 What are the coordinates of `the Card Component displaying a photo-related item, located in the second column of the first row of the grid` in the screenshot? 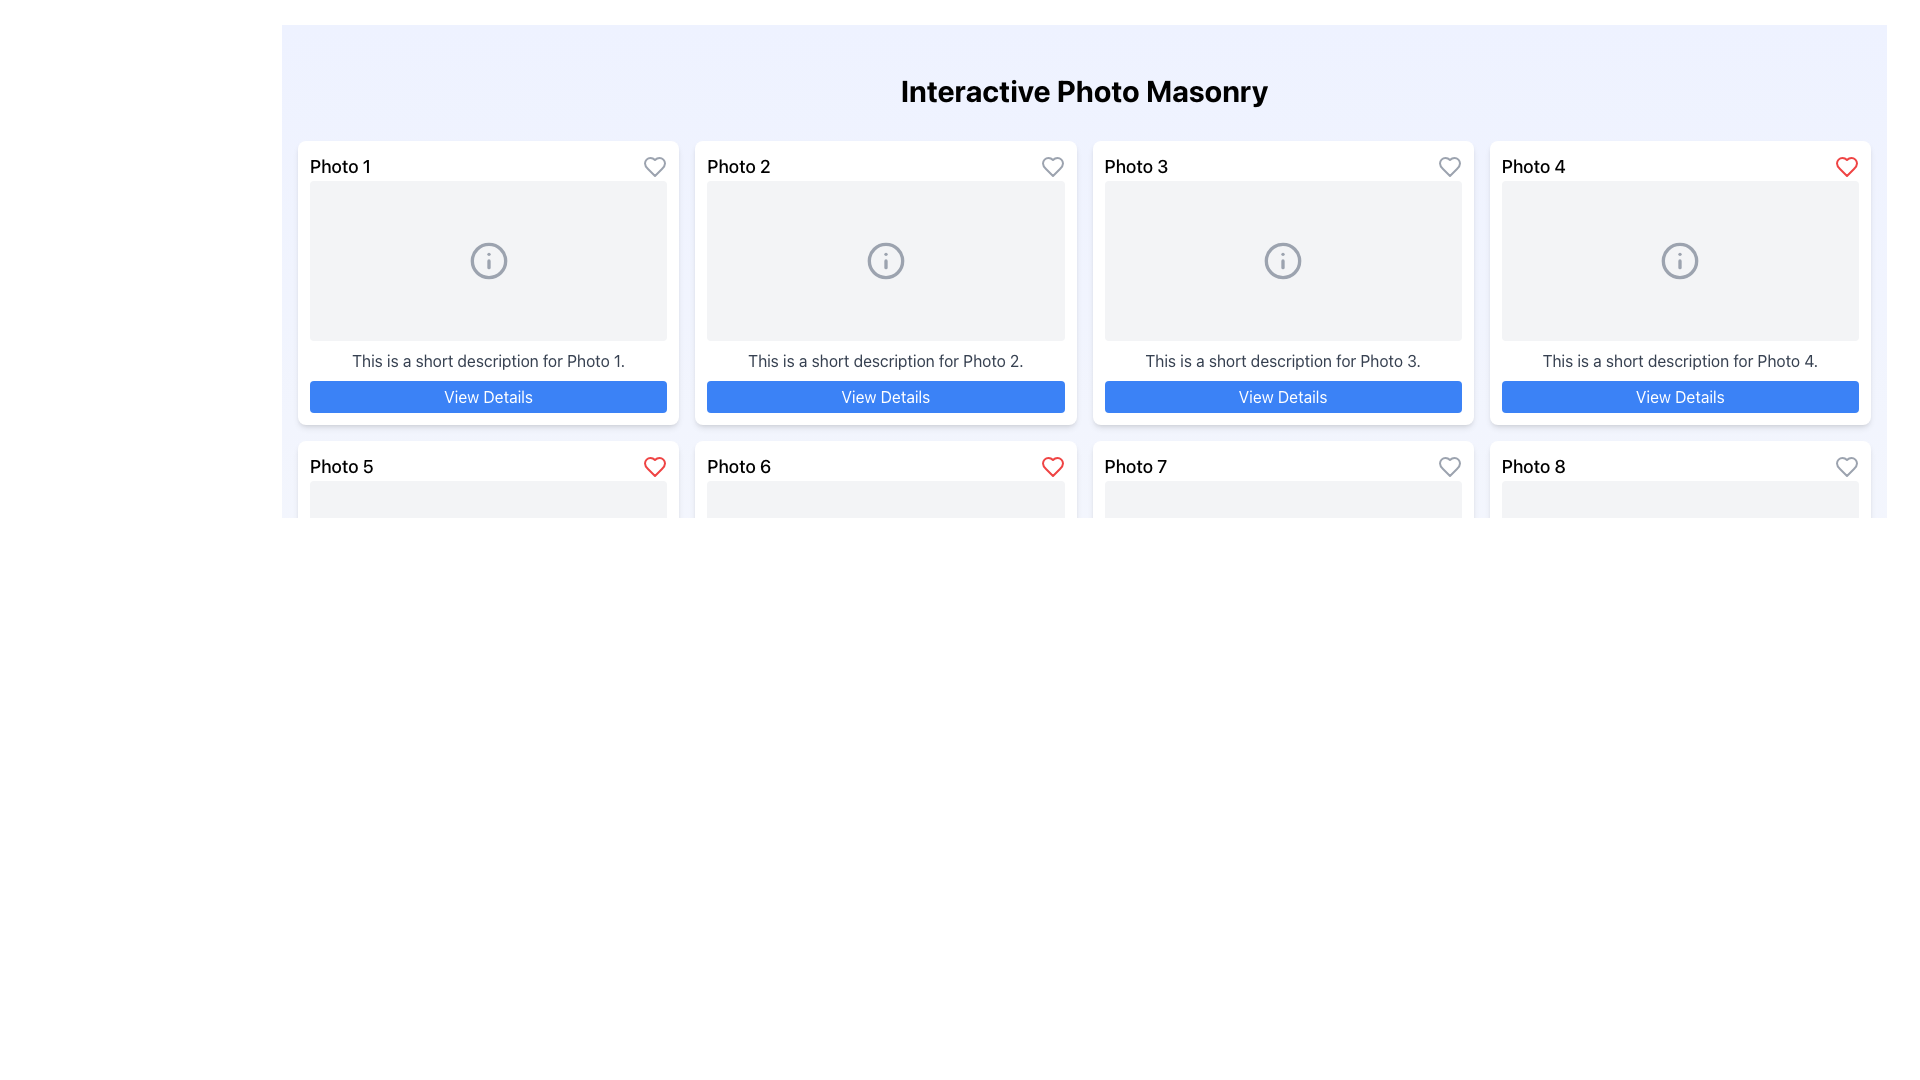 It's located at (884, 282).